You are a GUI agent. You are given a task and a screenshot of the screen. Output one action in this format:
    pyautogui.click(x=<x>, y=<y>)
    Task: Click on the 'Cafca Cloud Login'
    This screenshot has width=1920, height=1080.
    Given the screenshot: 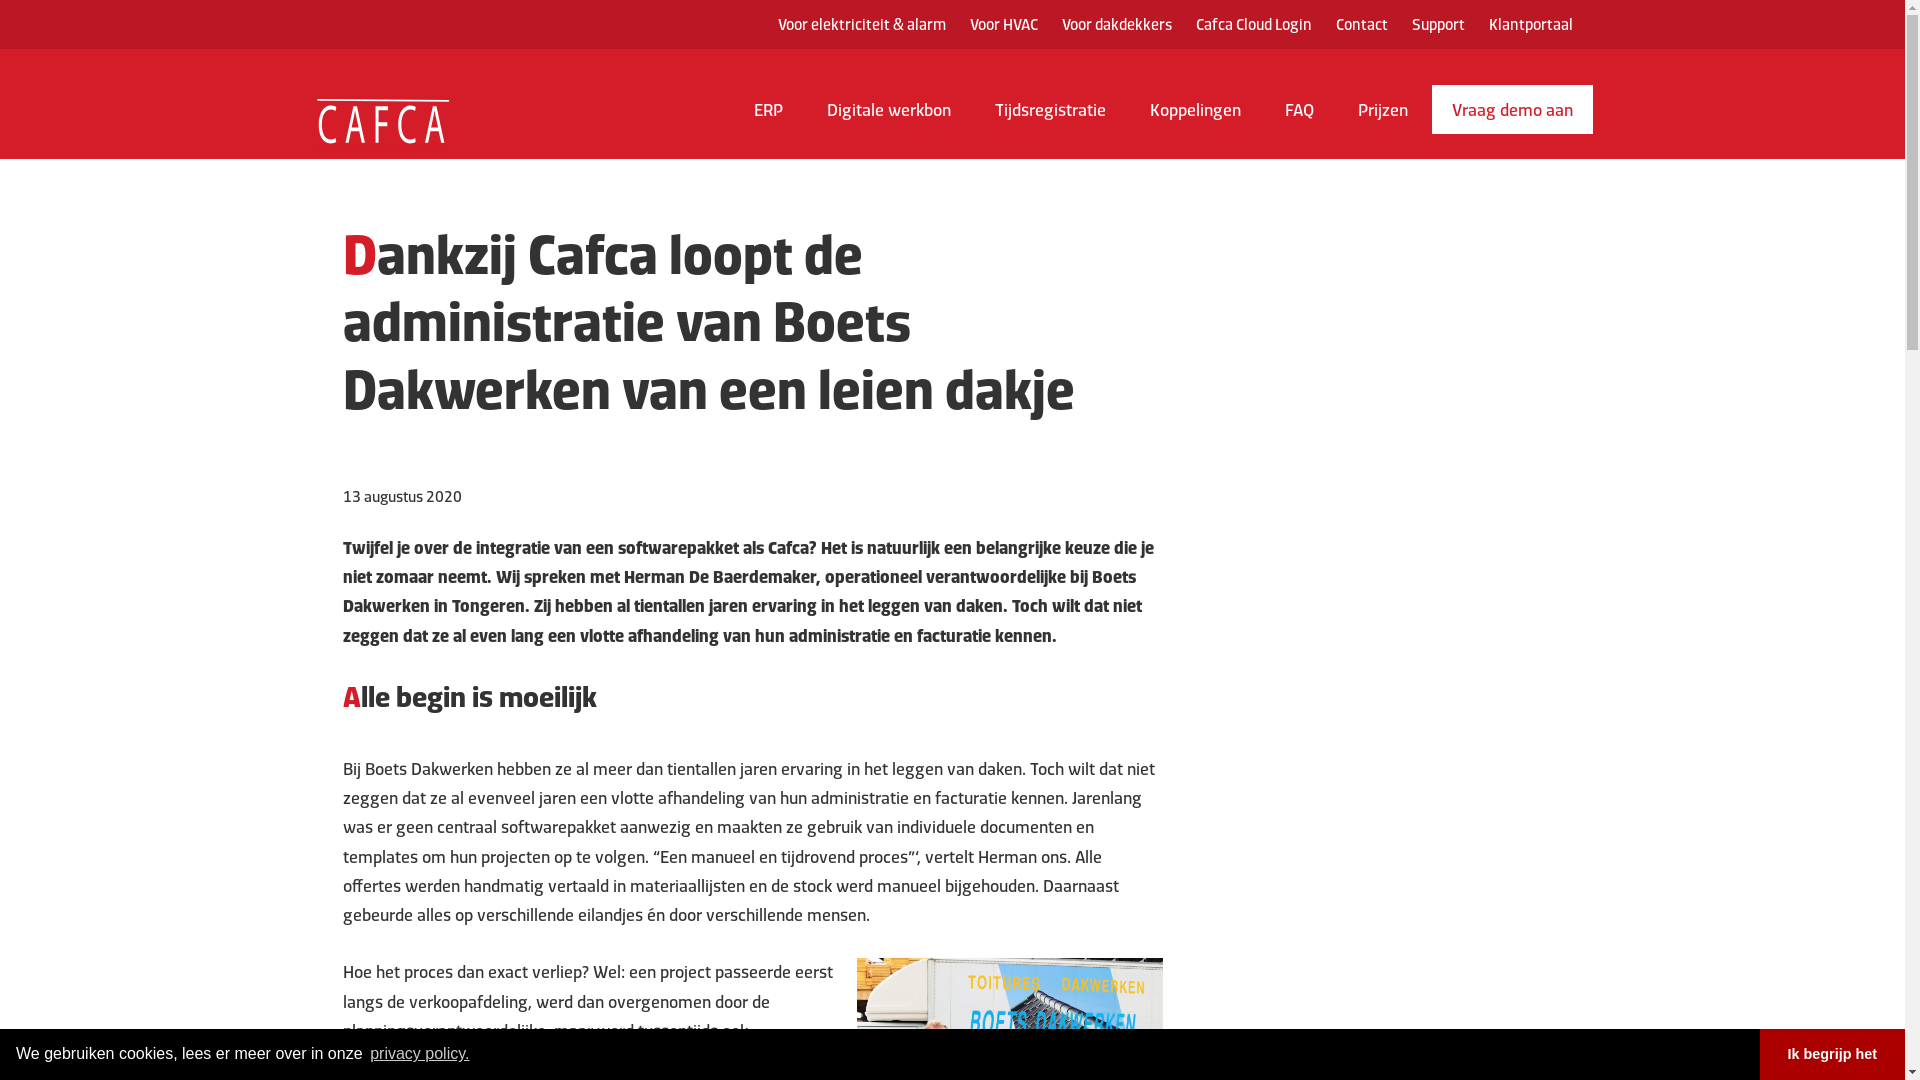 What is the action you would take?
    pyautogui.click(x=1252, y=24)
    